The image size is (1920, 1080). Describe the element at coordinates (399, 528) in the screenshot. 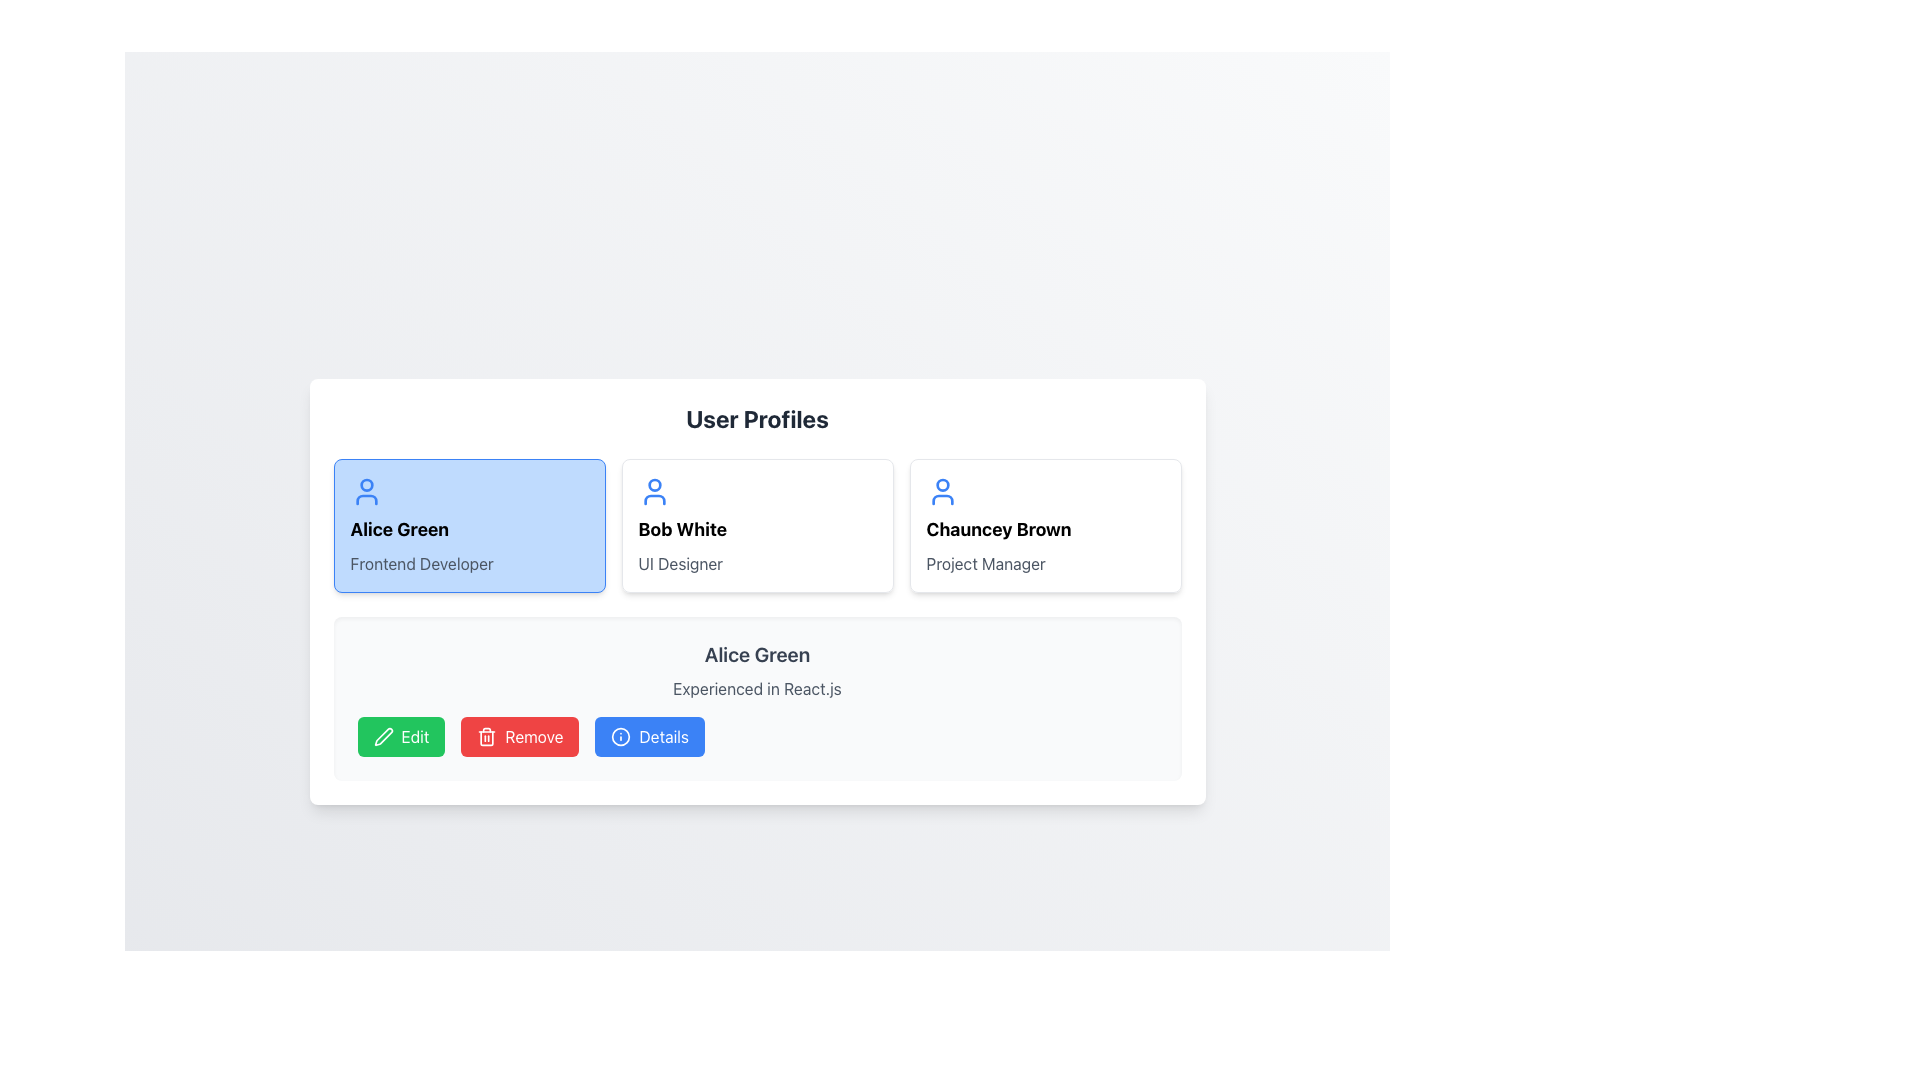

I see `the text label 'Alice Green' which is styled in bold and slightly larger font located in the first user profile card, below the profile picture icon and above the description text 'Frontend Developer'` at that location.